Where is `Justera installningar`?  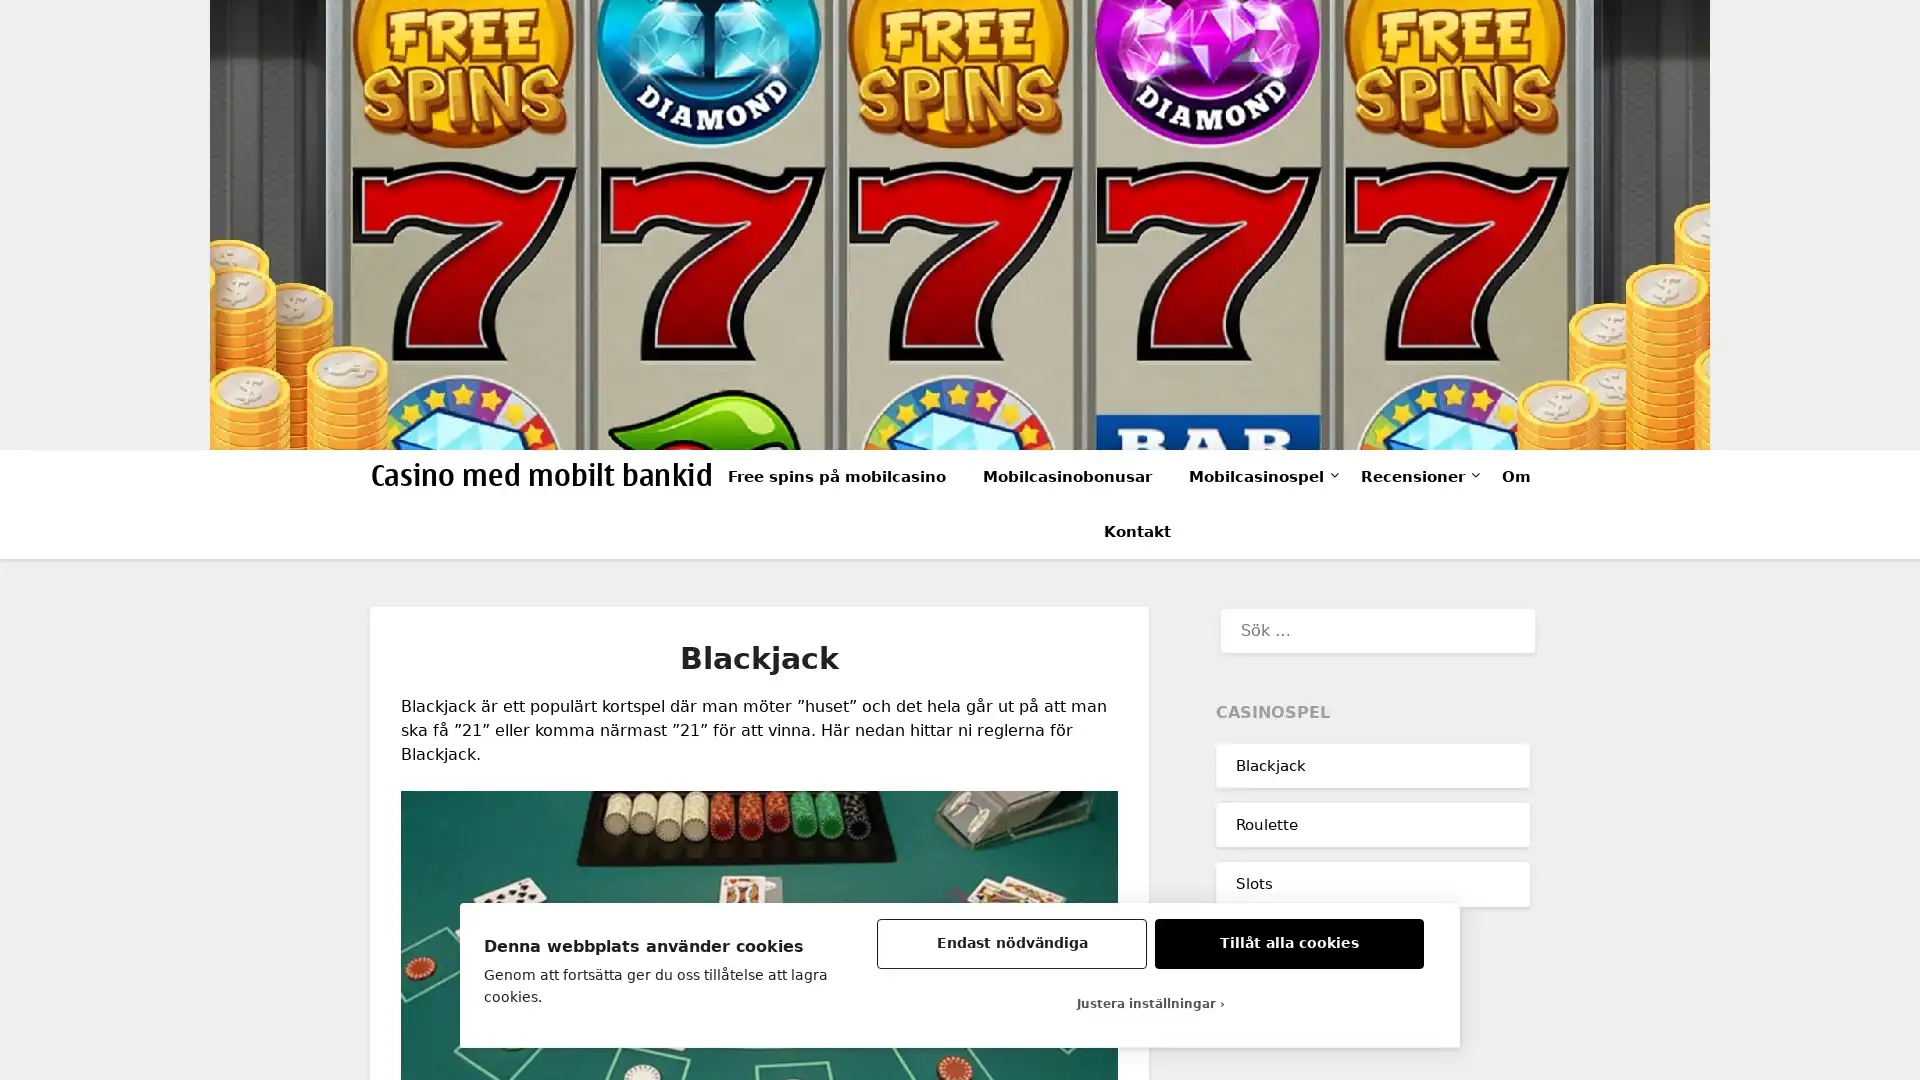 Justera installningar is located at coordinates (1150, 1003).